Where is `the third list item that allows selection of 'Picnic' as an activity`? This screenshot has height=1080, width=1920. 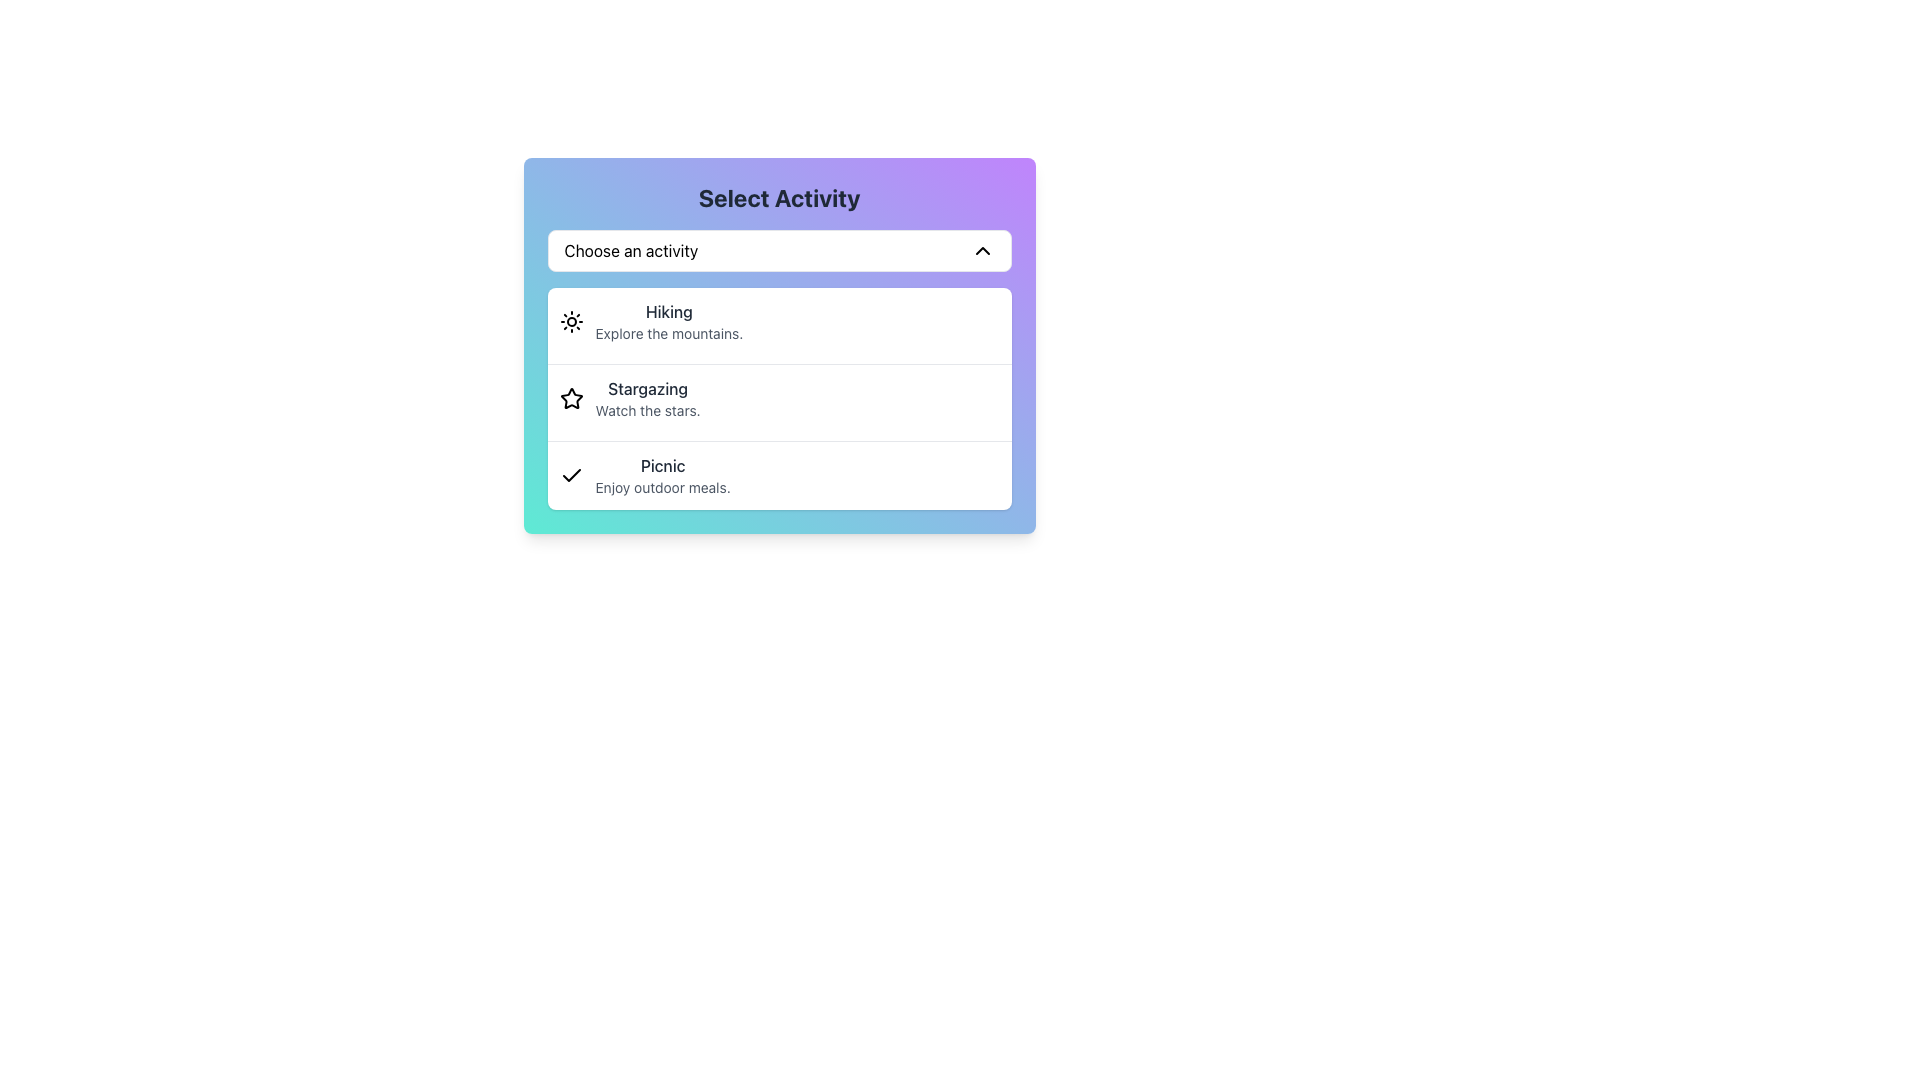 the third list item that allows selection of 'Picnic' as an activity is located at coordinates (663, 475).